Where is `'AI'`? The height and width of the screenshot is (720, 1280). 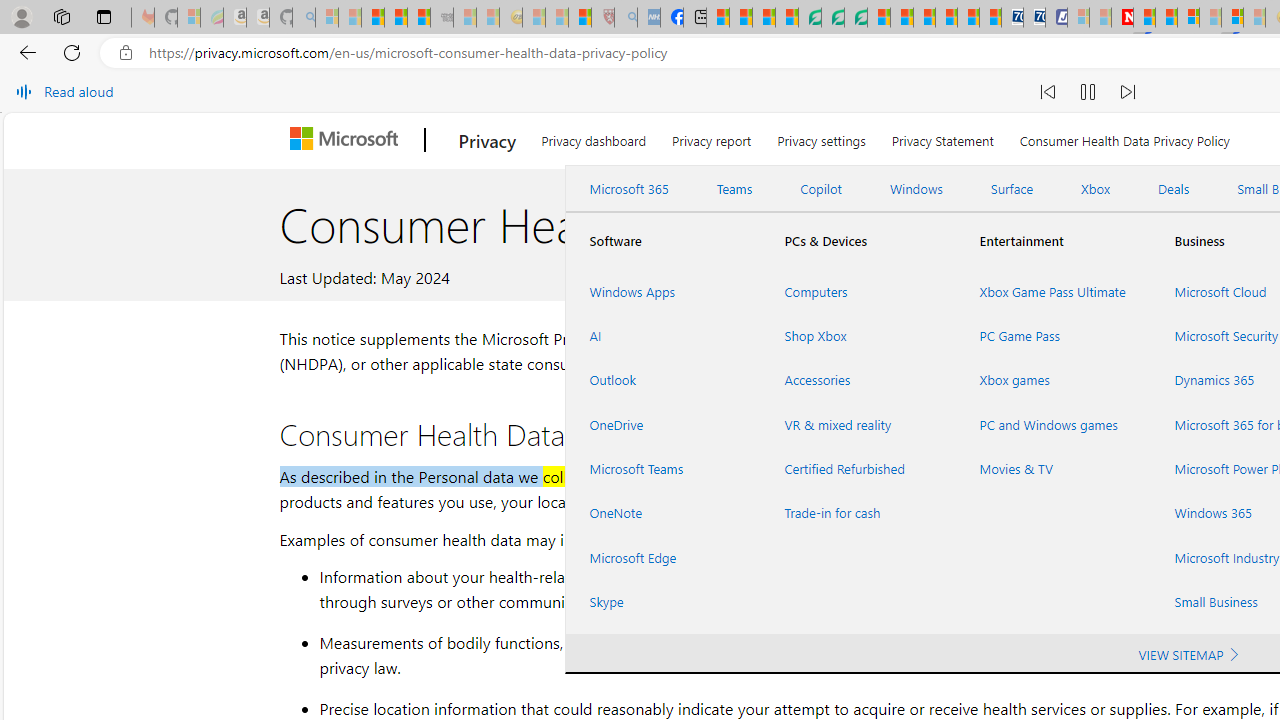 'AI' is located at coordinates (663, 335).